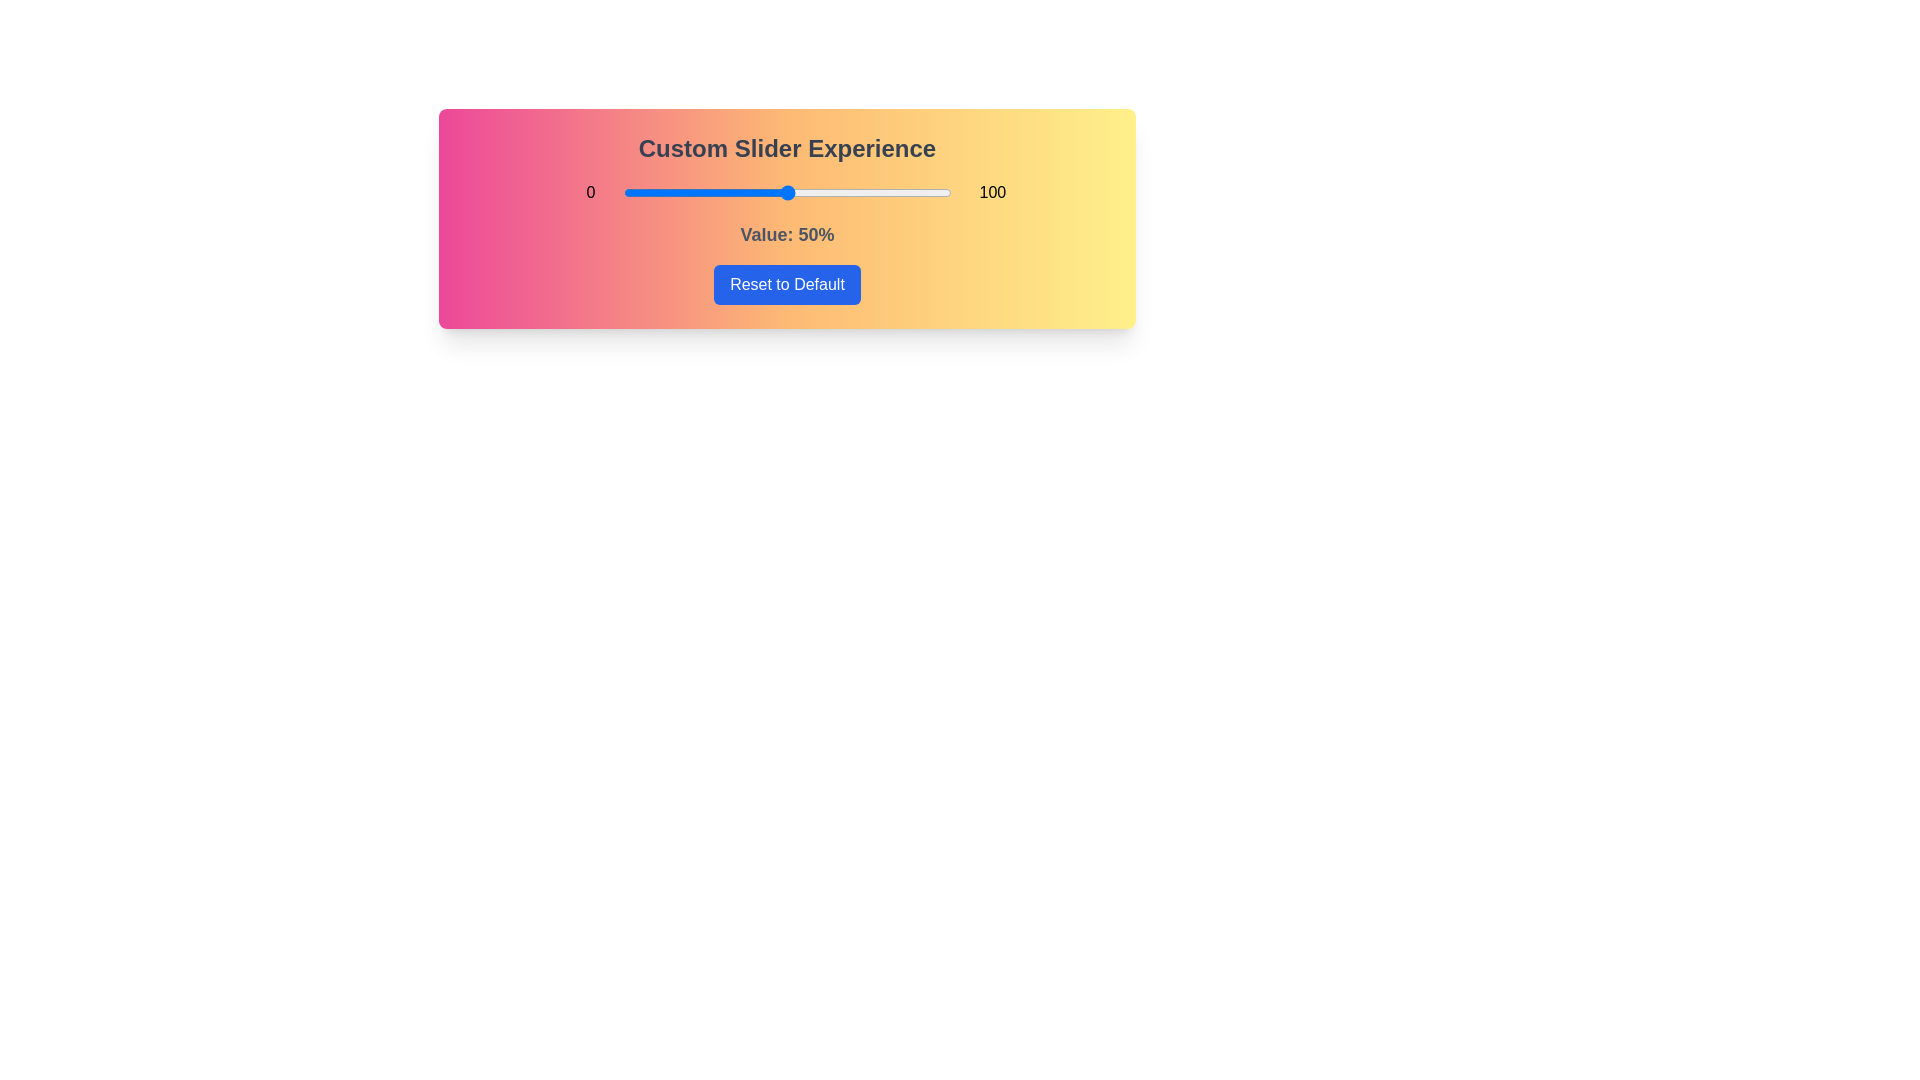 Image resolution: width=1920 pixels, height=1080 pixels. What do you see at coordinates (930, 192) in the screenshot?
I see `the slider to 94% to explore the gradient background` at bounding box center [930, 192].